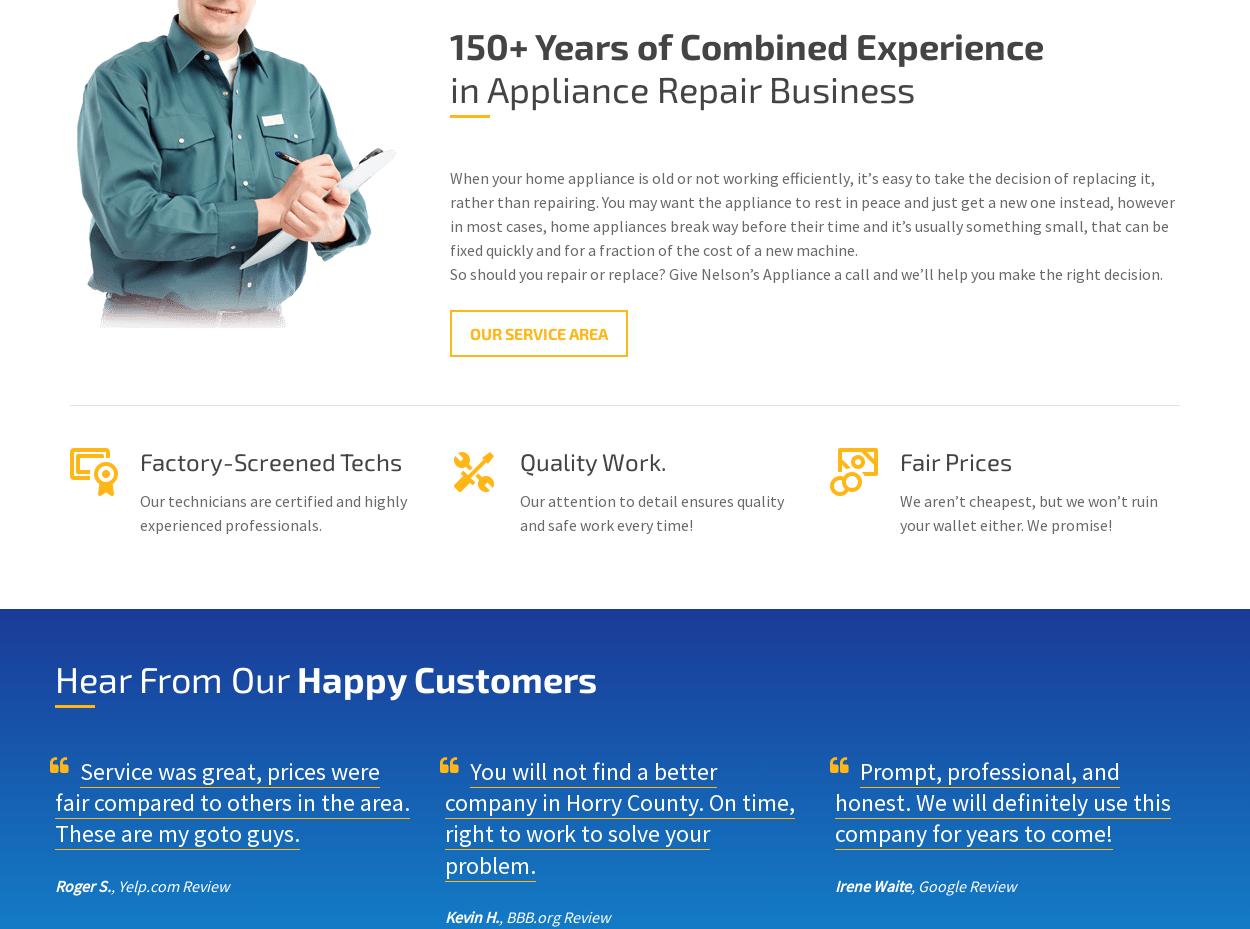 This screenshot has width=1250, height=929. What do you see at coordinates (619, 816) in the screenshot?
I see `'You will not find a better company in Horry County. On time, right to work to solve your problem.'` at bounding box center [619, 816].